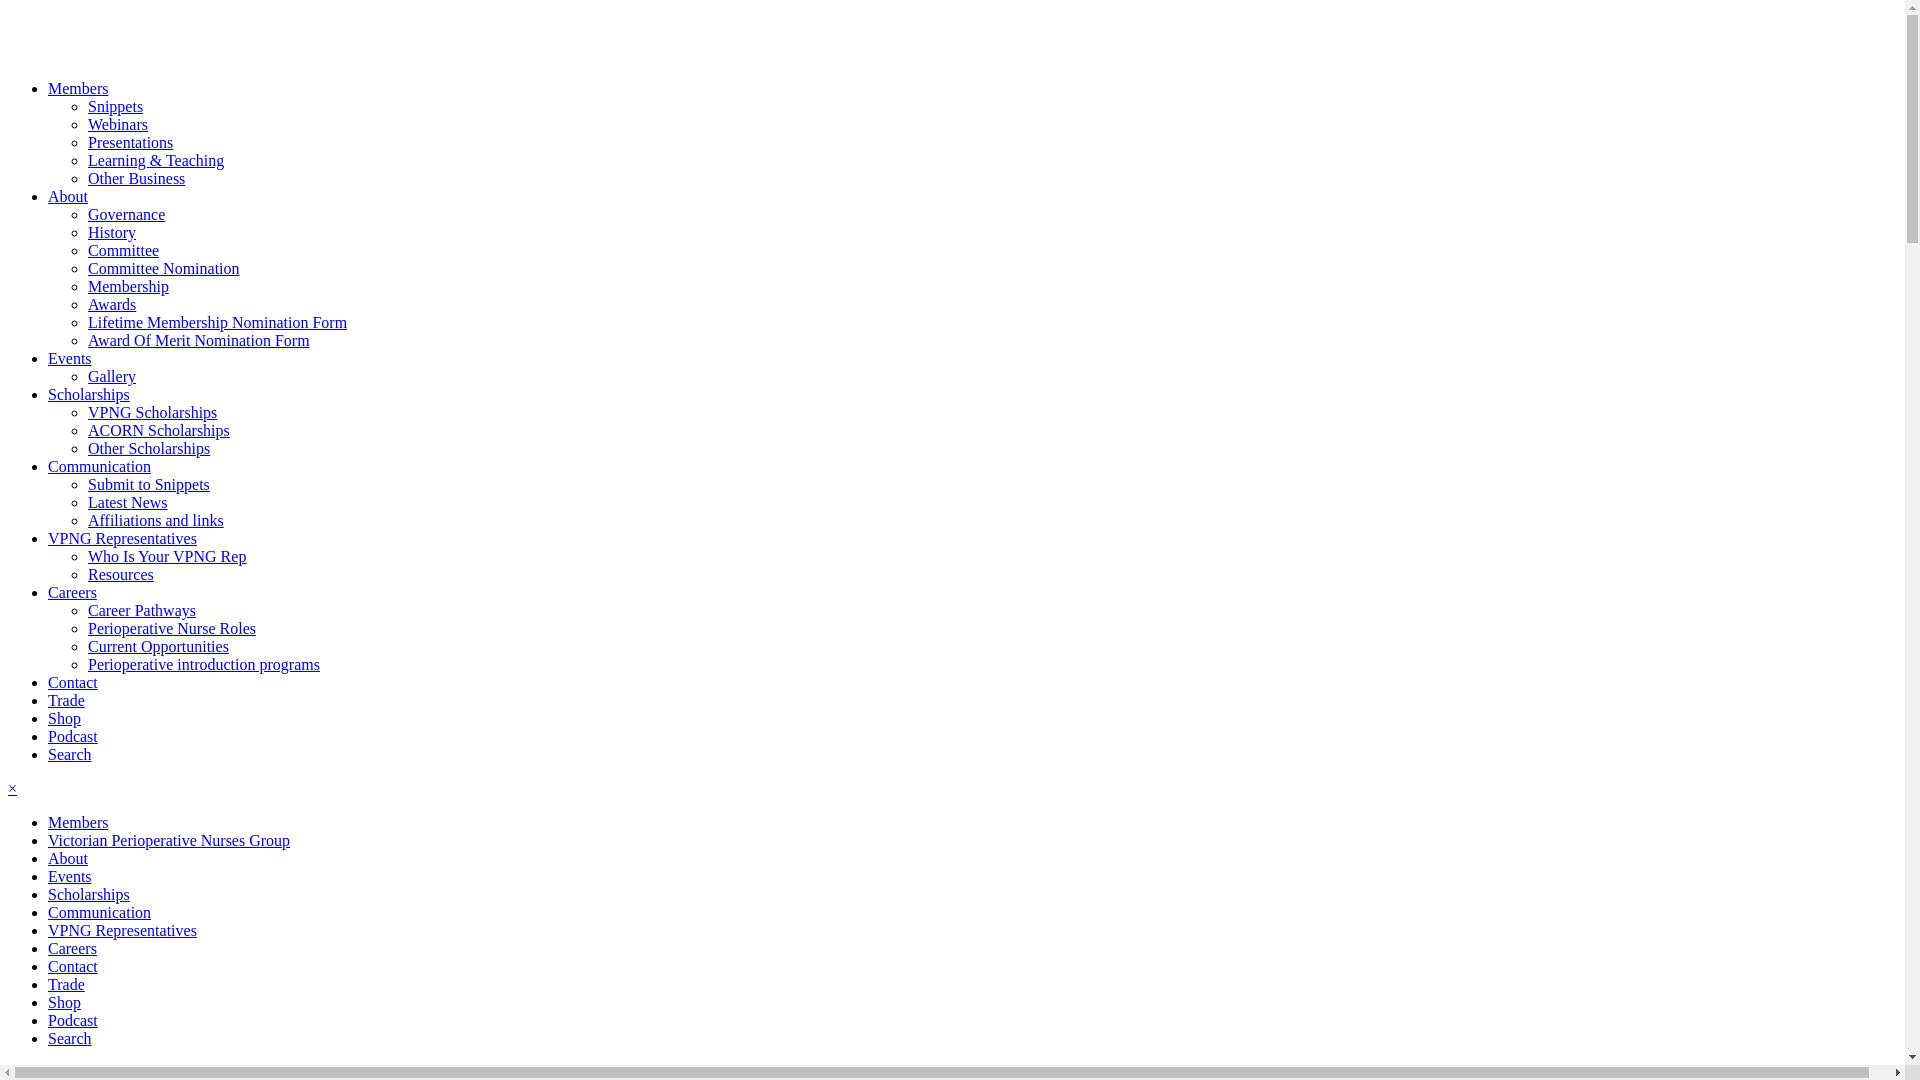  What do you see at coordinates (167, 556) in the screenshot?
I see `'Who Is Your VPNG Rep'` at bounding box center [167, 556].